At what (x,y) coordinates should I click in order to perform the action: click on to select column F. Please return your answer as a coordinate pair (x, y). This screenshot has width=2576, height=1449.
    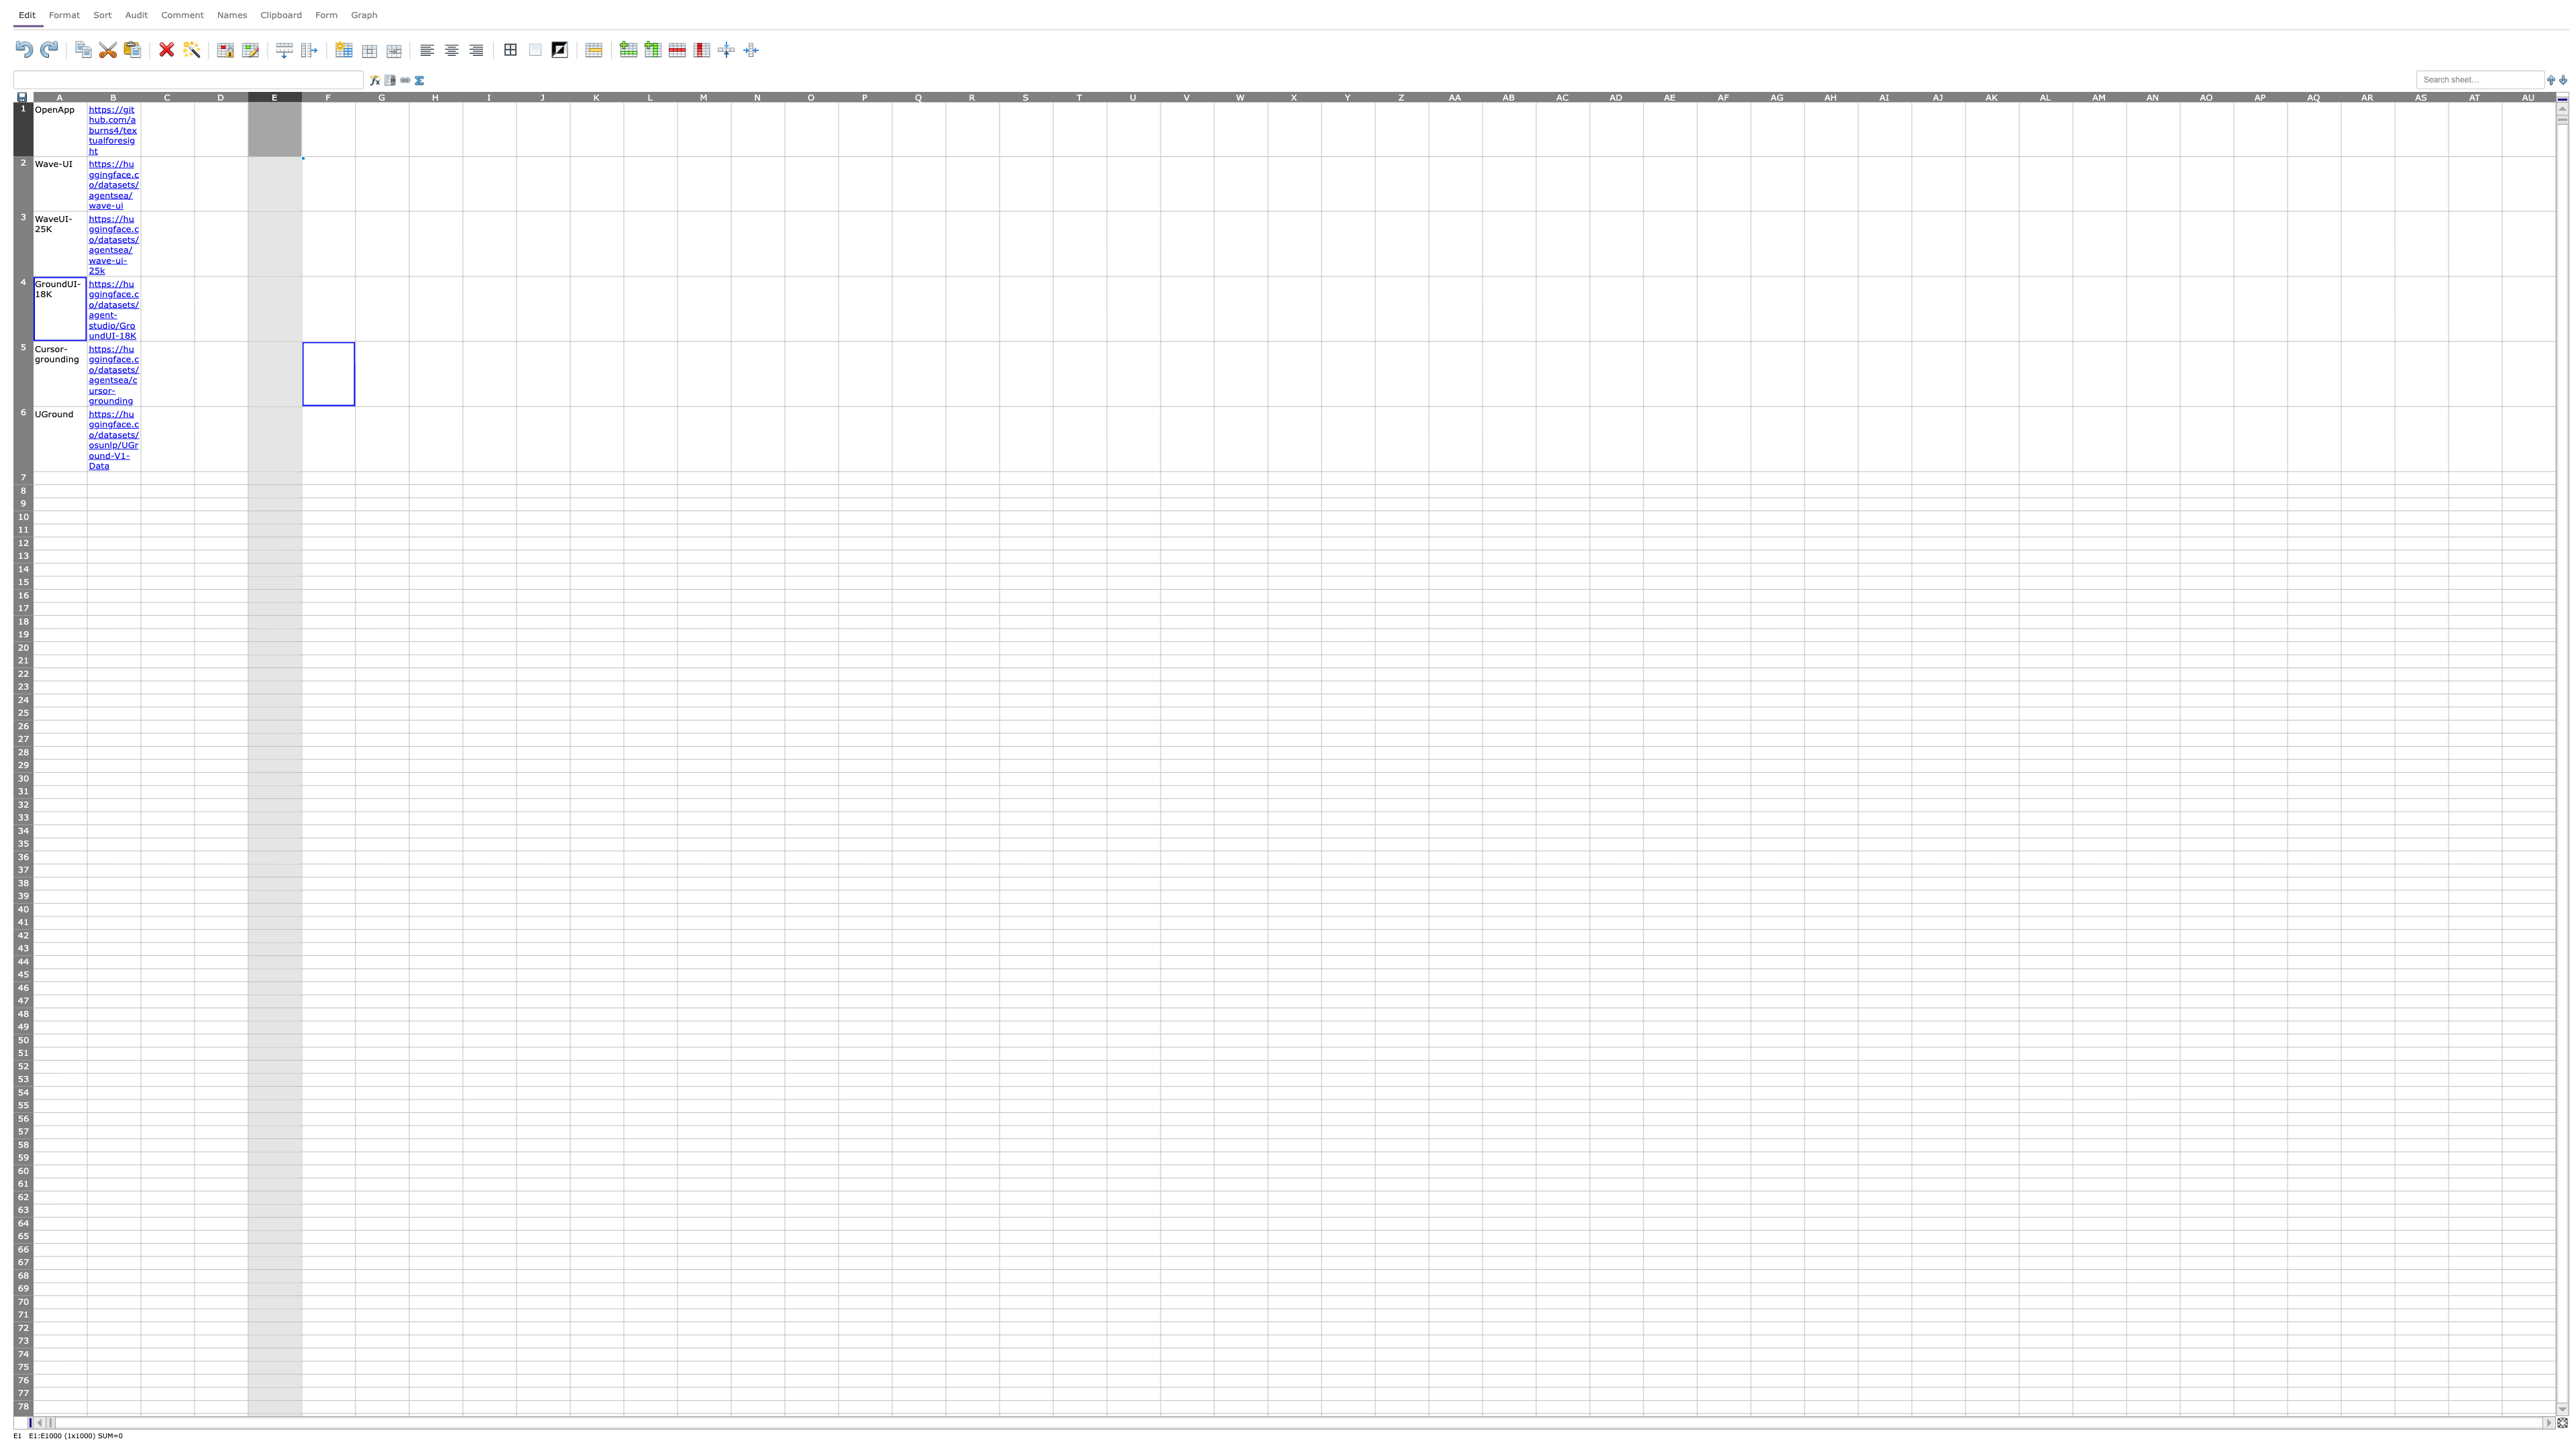
    Looking at the image, I should click on (328, 95).